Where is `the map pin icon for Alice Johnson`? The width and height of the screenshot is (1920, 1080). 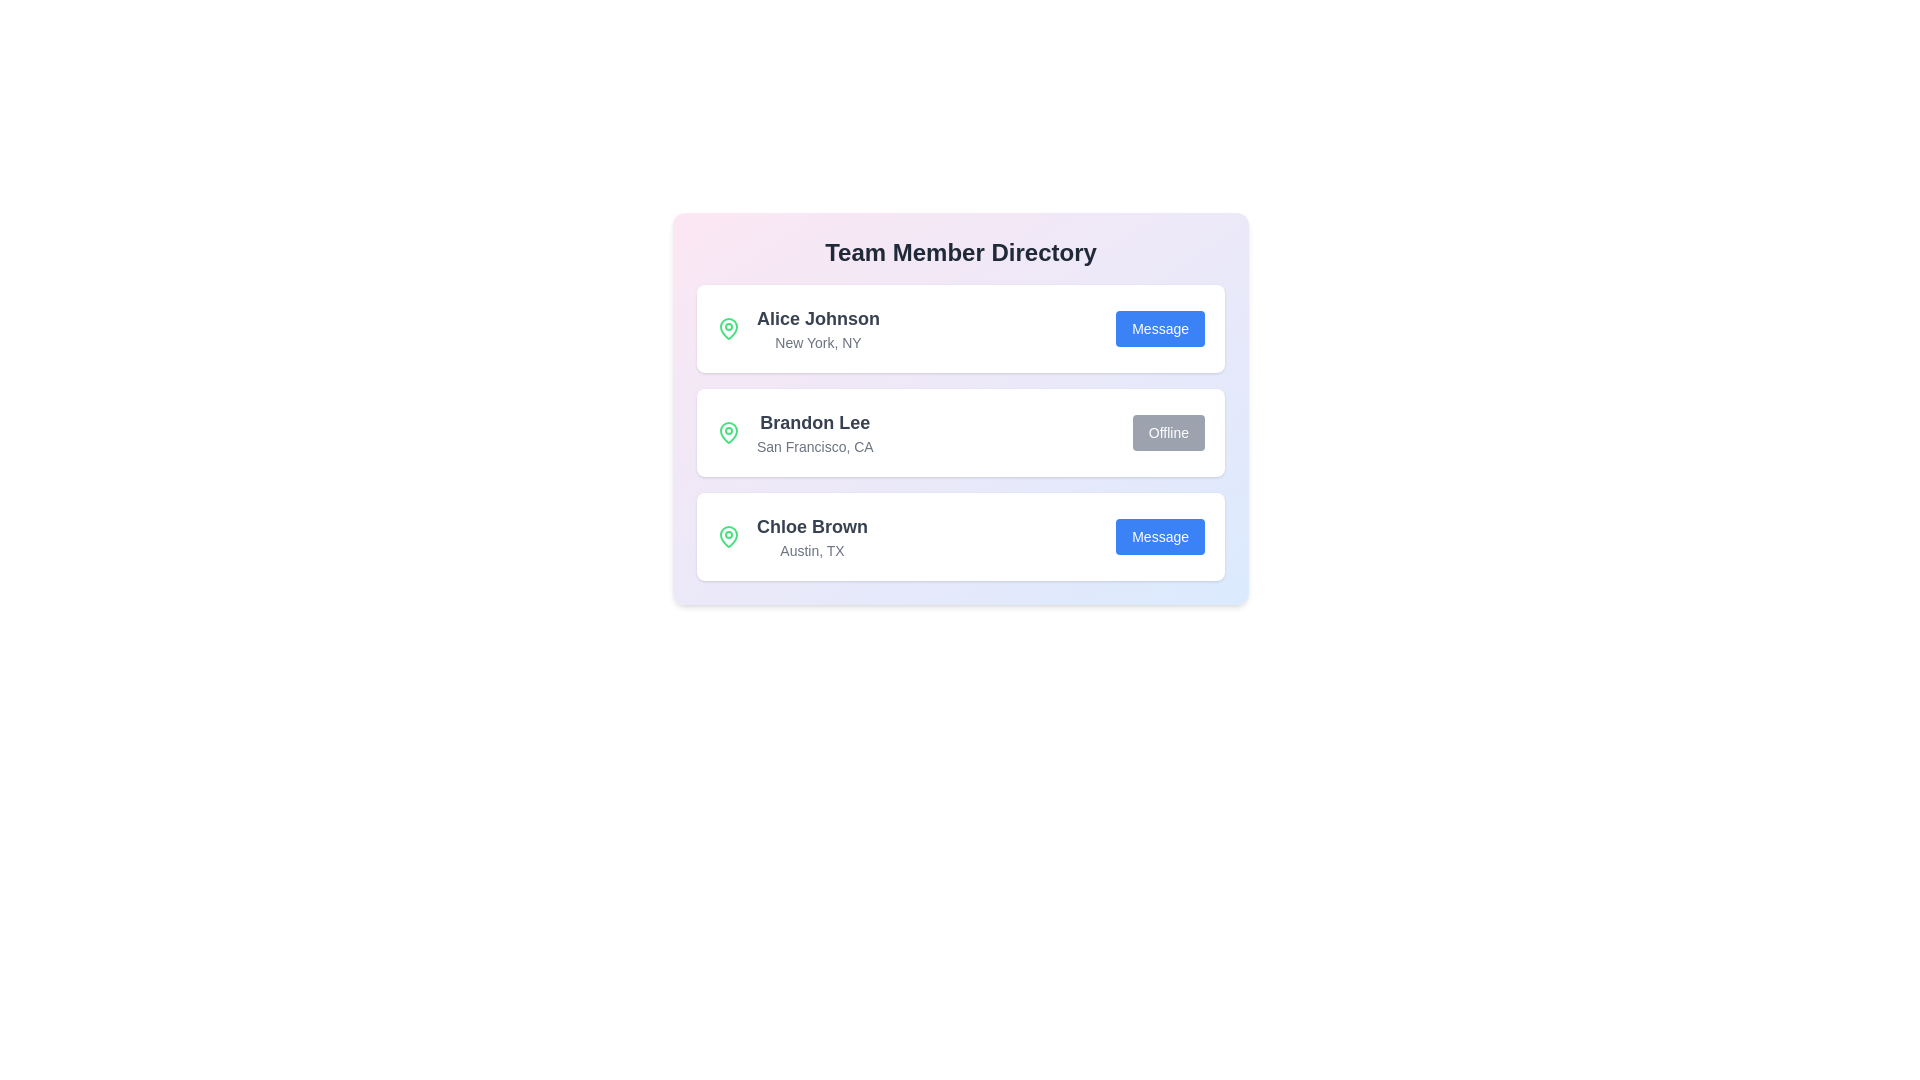
the map pin icon for Alice Johnson is located at coordinates (728, 327).